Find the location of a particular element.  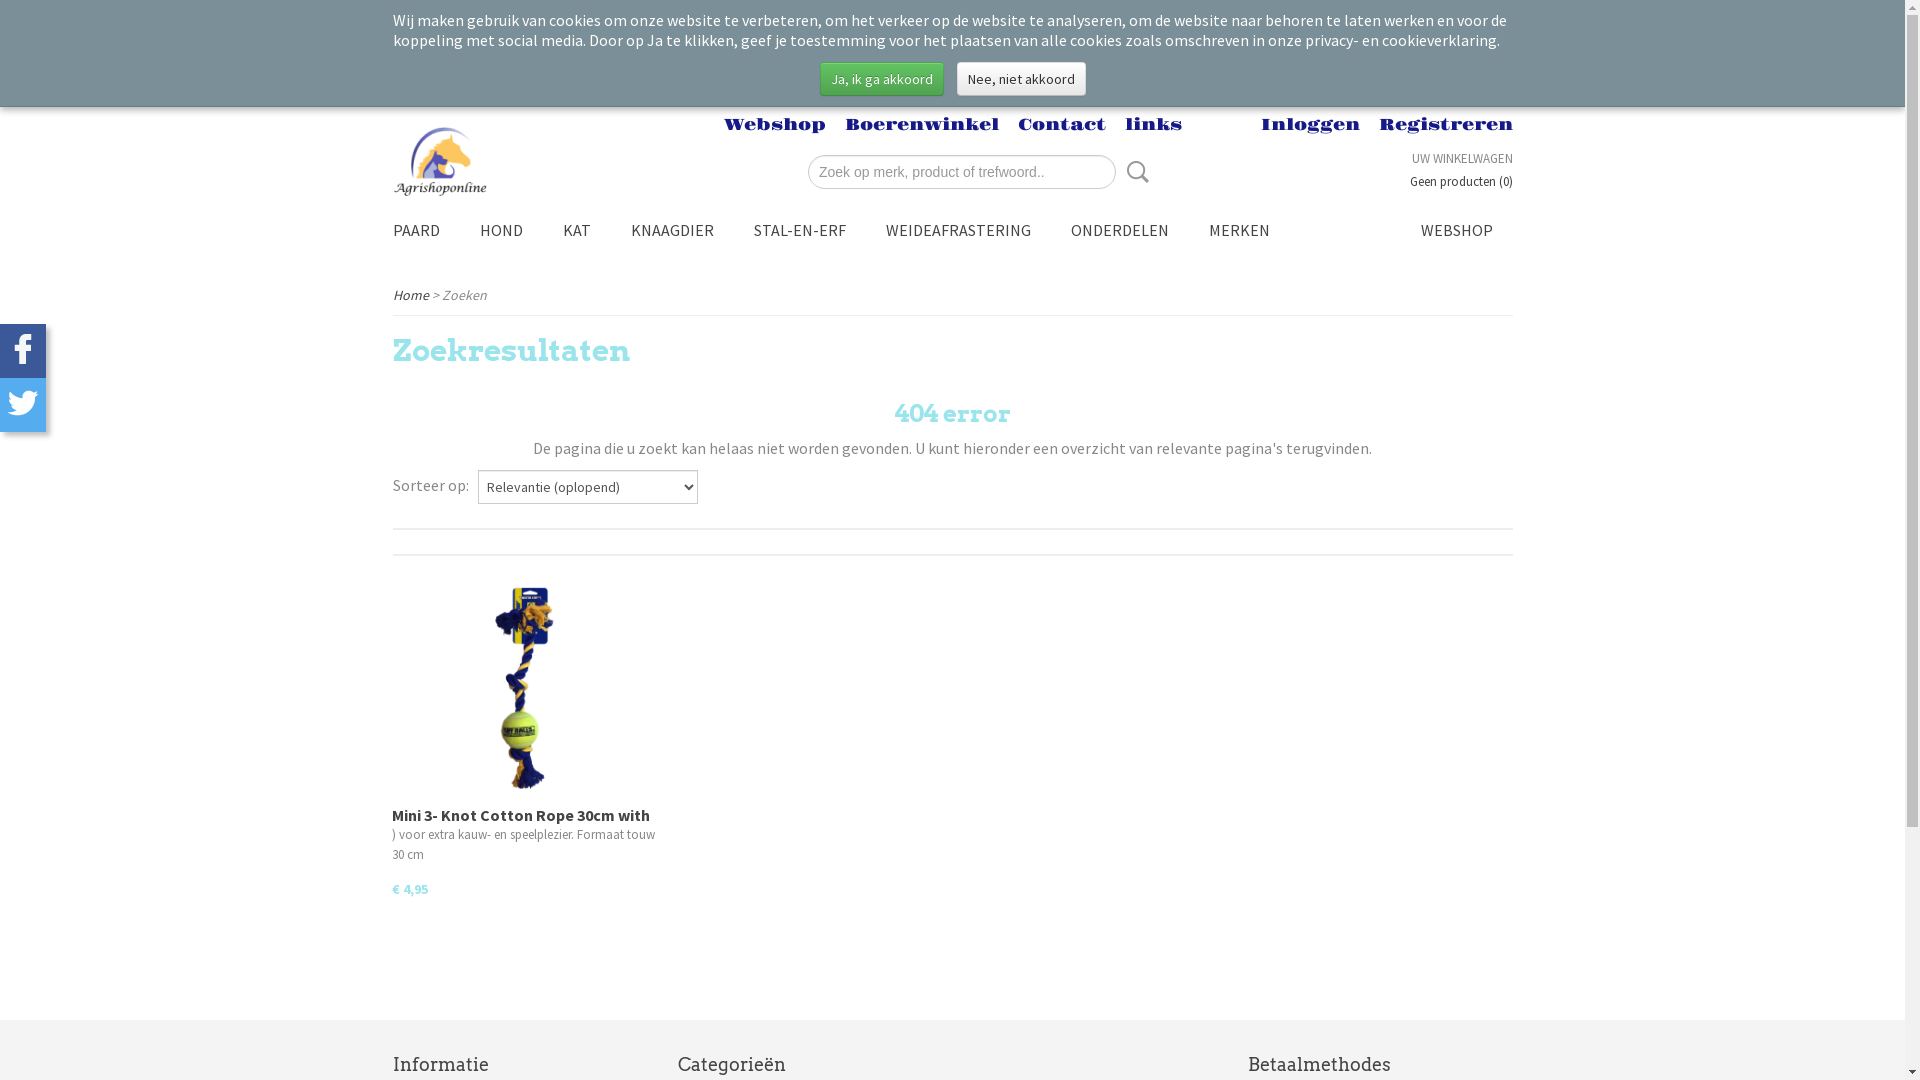

'Inloggen' is located at coordinates (1309, 124).